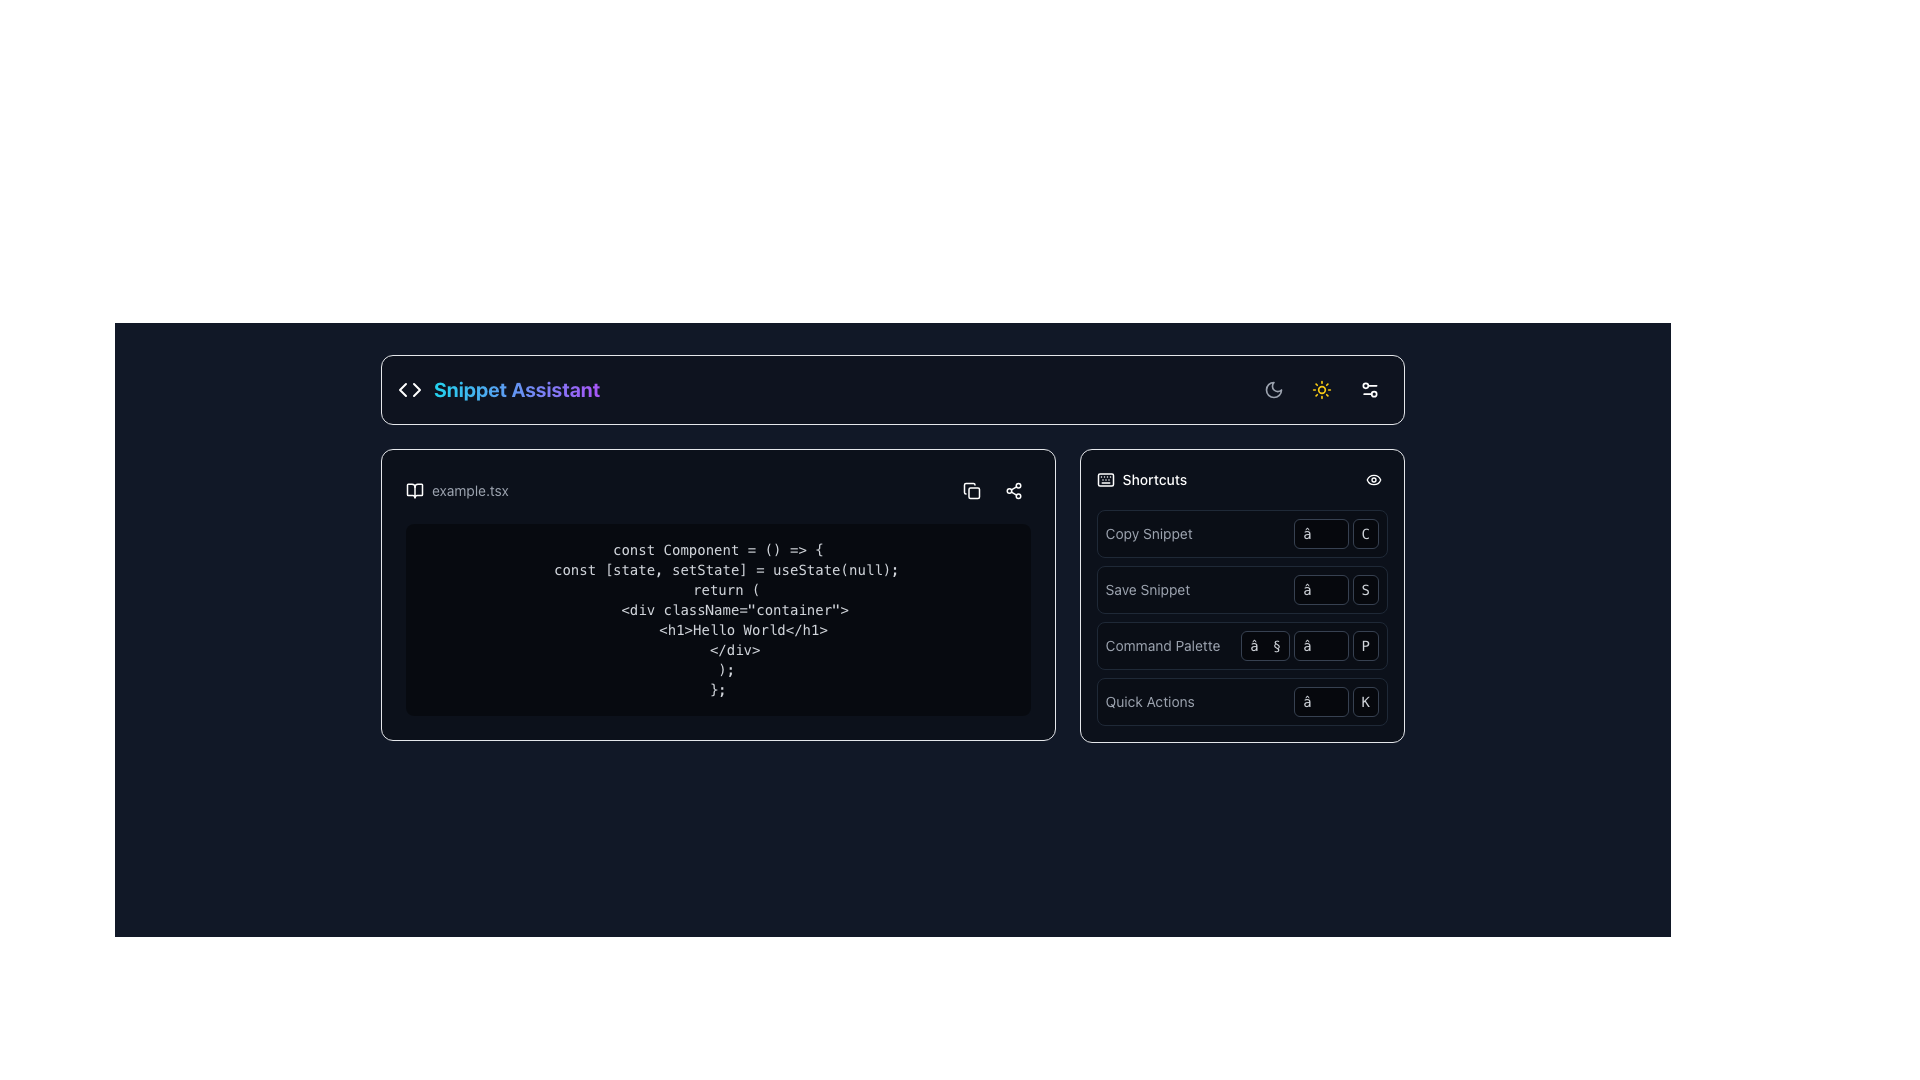  Describe the element at coordinates (1364, 701) in the screenshot. I see `the button located in the bottom-right section of the interface under the 'Shortcuts' column` at that location.